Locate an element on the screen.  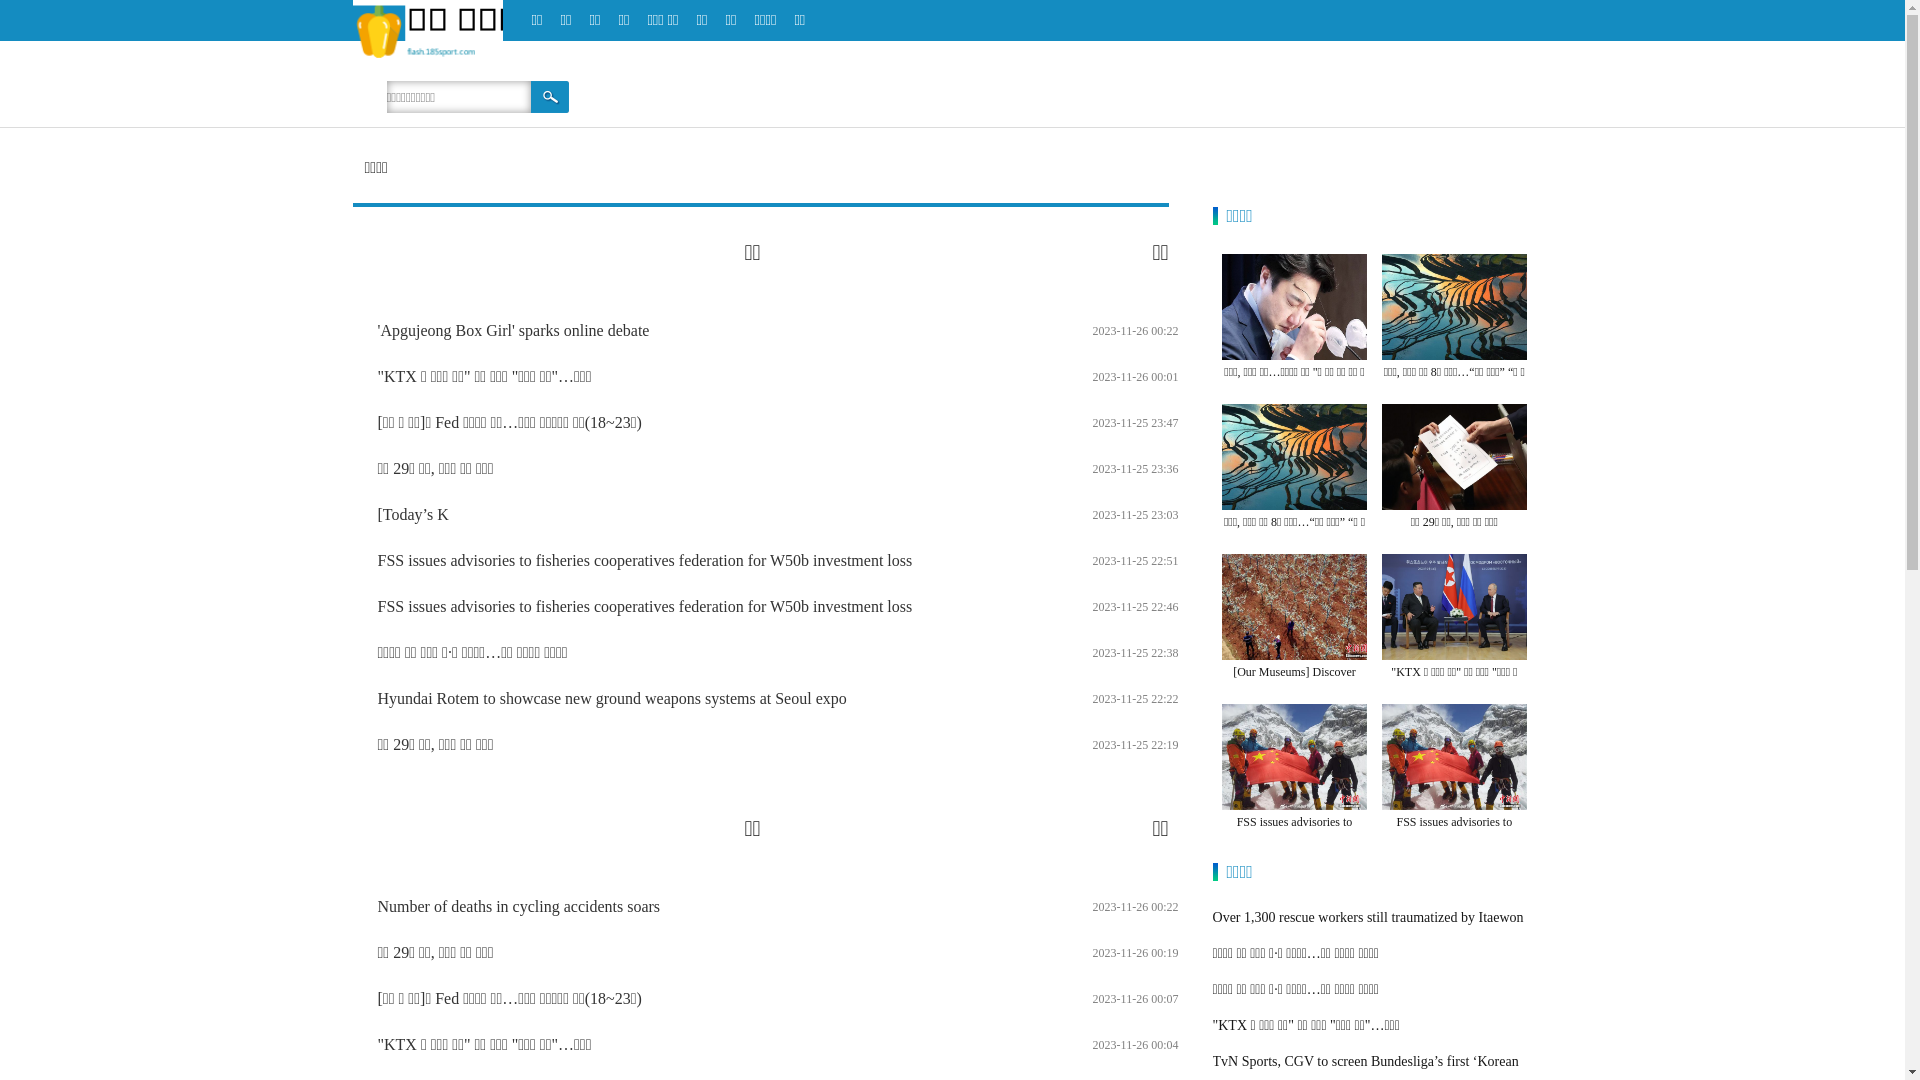
''Apgujeong Box Girl' sparks online debate' is located at coordinates (513, 329).